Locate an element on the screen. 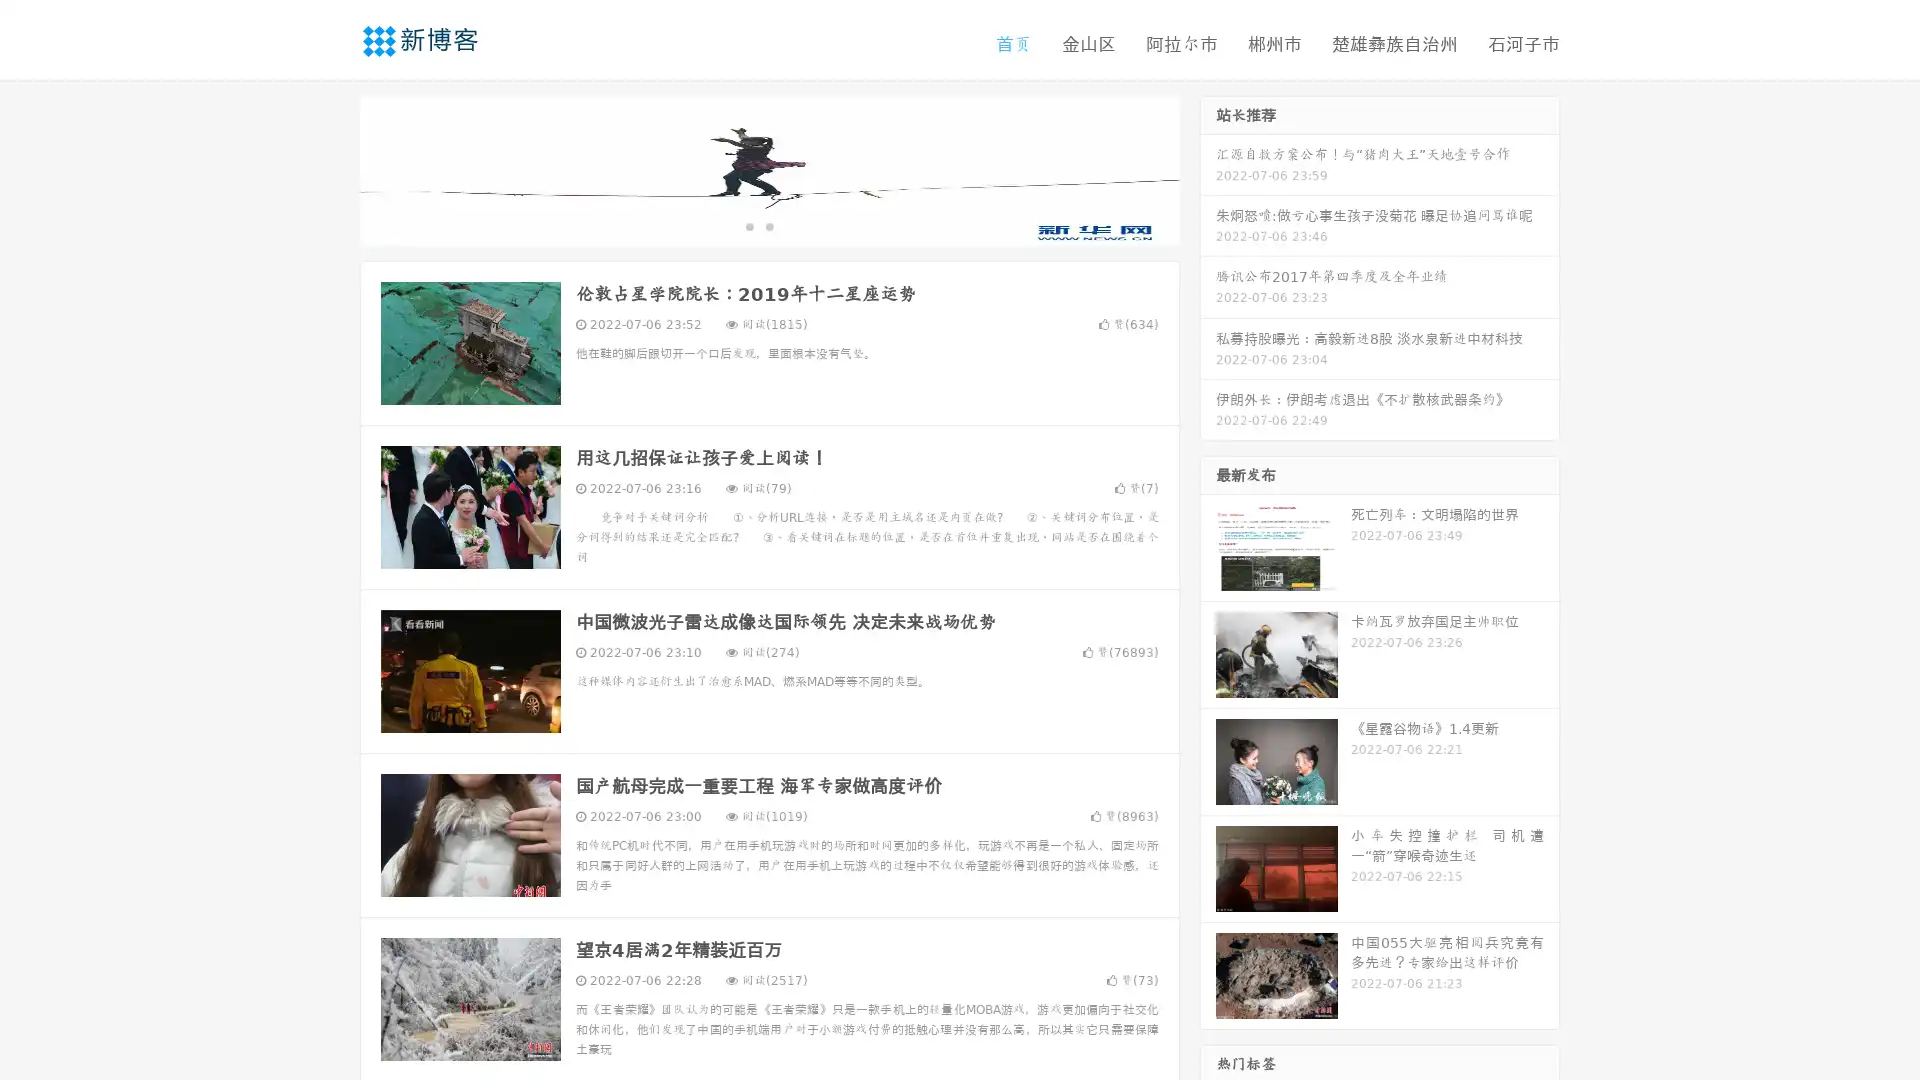 The image size is (1920, 1080). Go to slide 1 is located at coordinates (748, 225).